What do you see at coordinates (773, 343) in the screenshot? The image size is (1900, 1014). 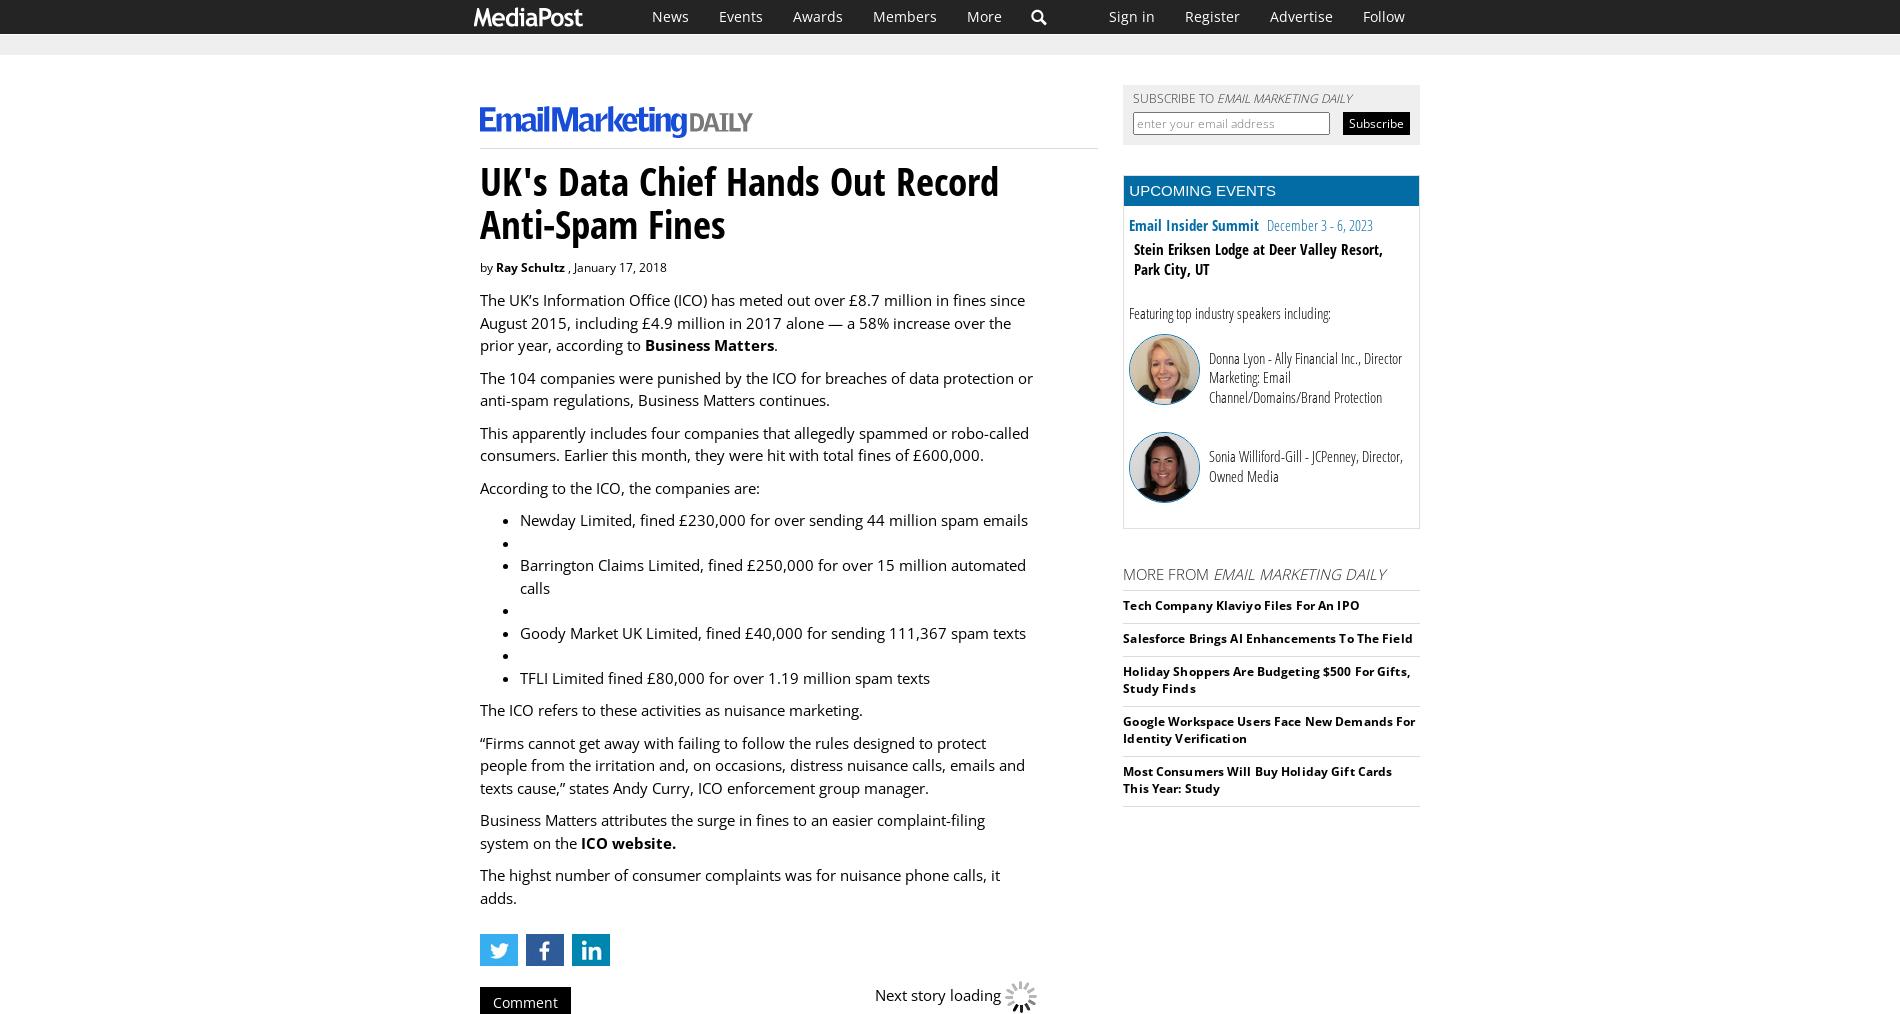 I see `'.'` at bounding box center [773, 343].